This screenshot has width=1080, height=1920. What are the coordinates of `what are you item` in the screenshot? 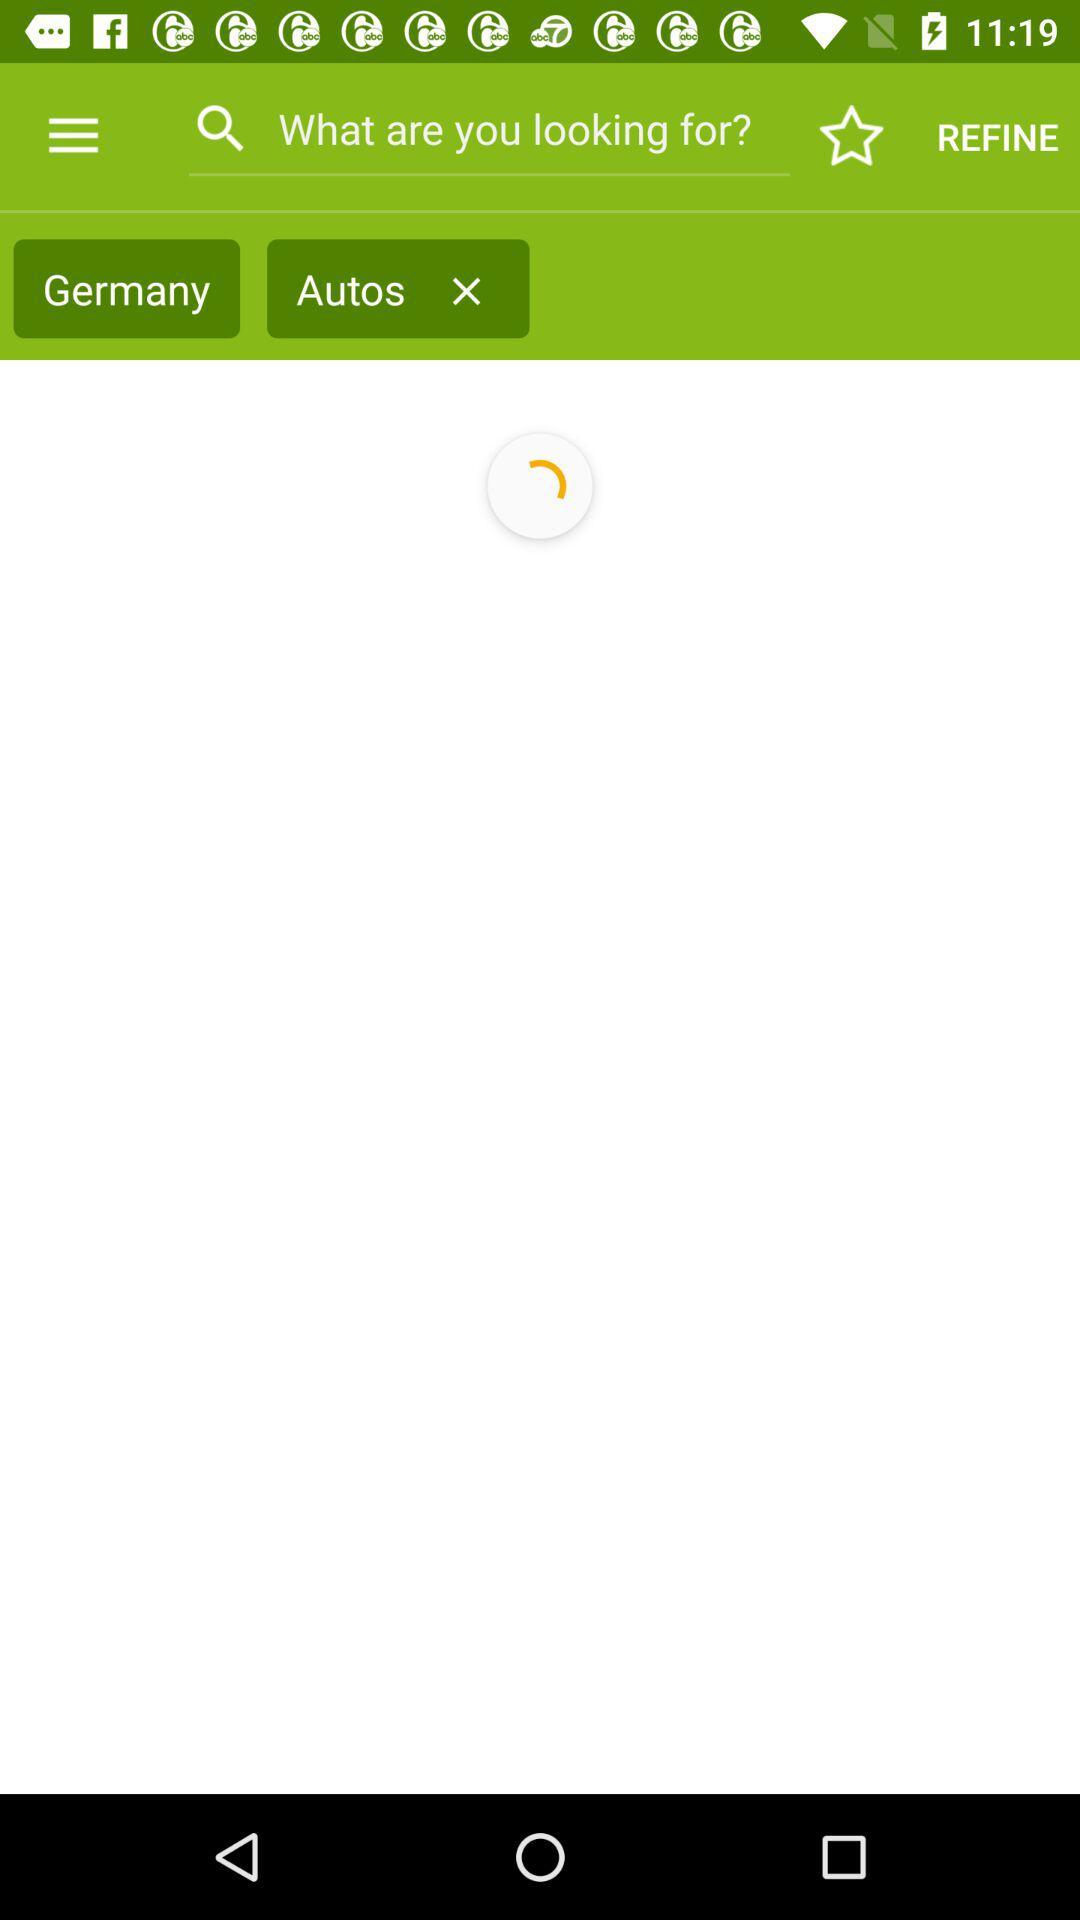 It's located at (489, 127).